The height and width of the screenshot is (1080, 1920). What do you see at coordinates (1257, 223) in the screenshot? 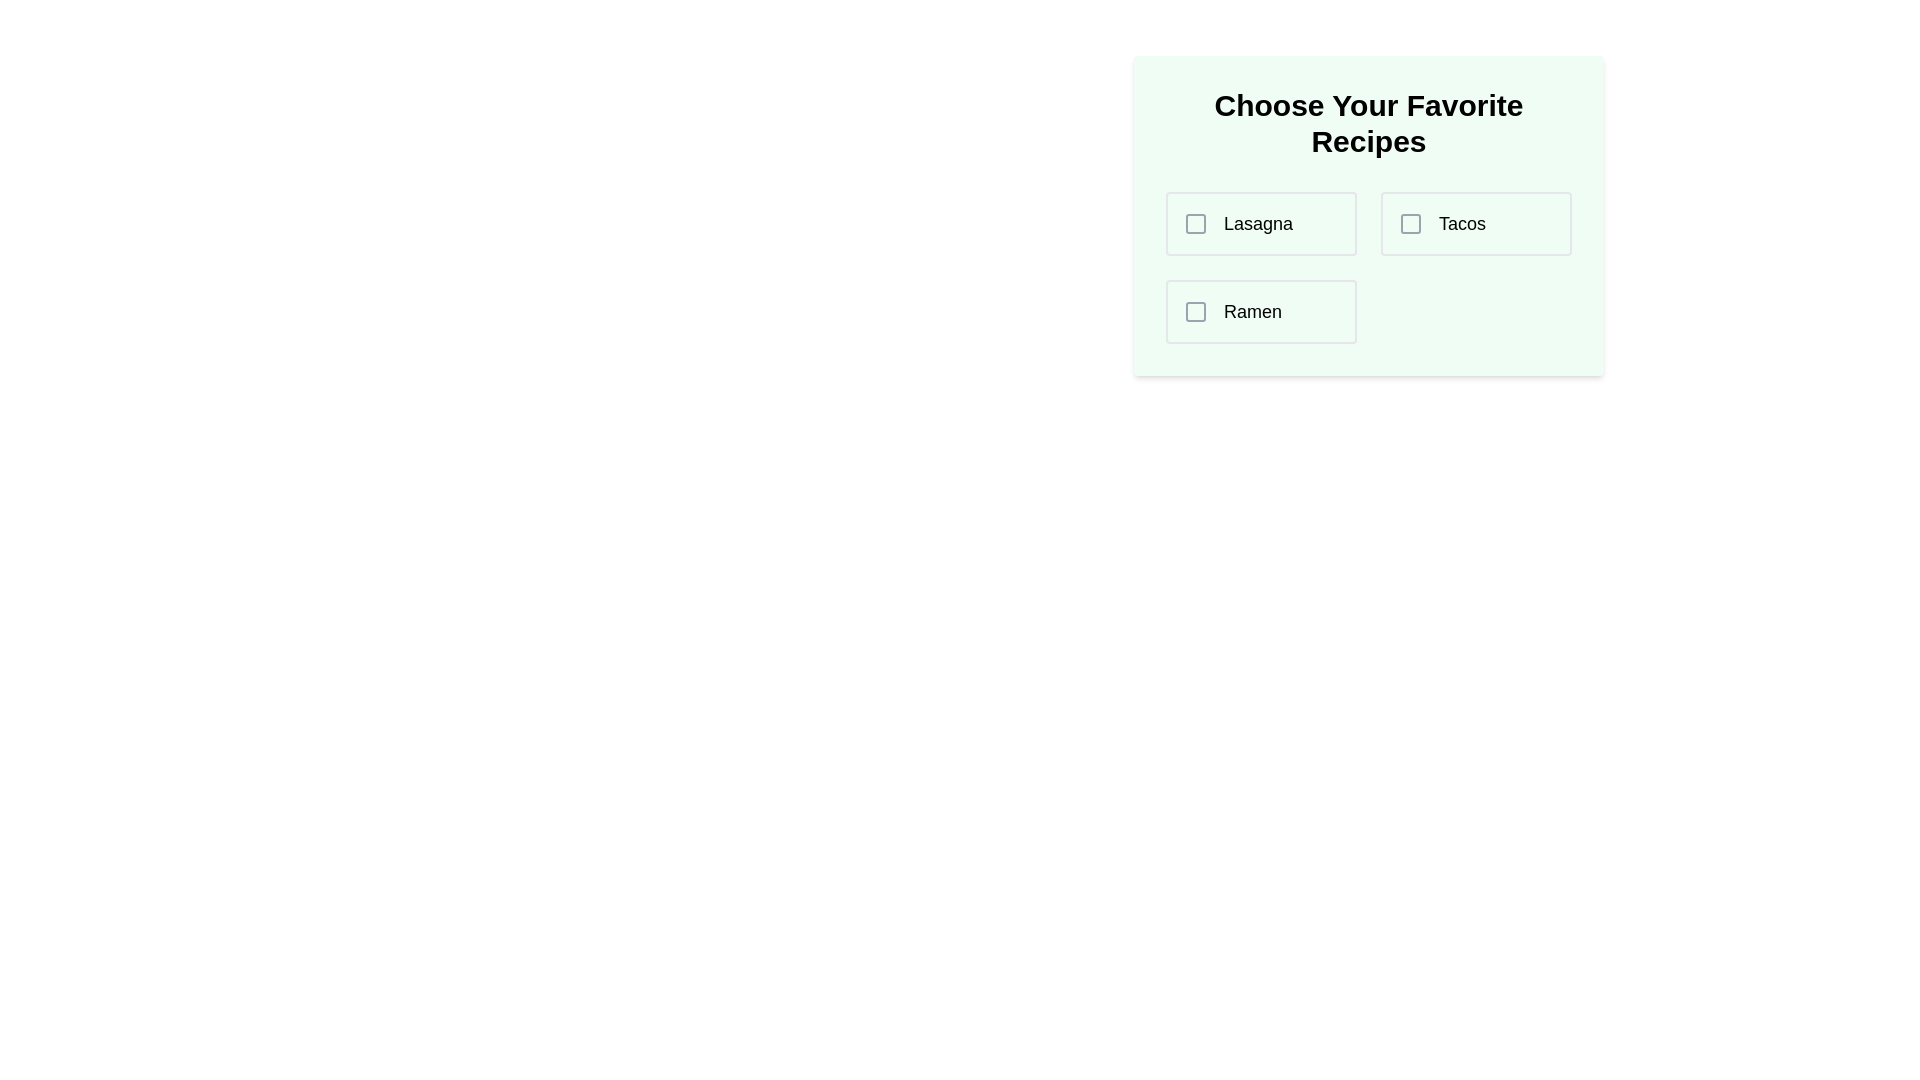
I see `the text label displaying 'Lasagna', which is styled in bold and is part of the 'Choose Your Favorite Recipes' section, positioned beside a checkbox` at bounding box center [1257, 223].